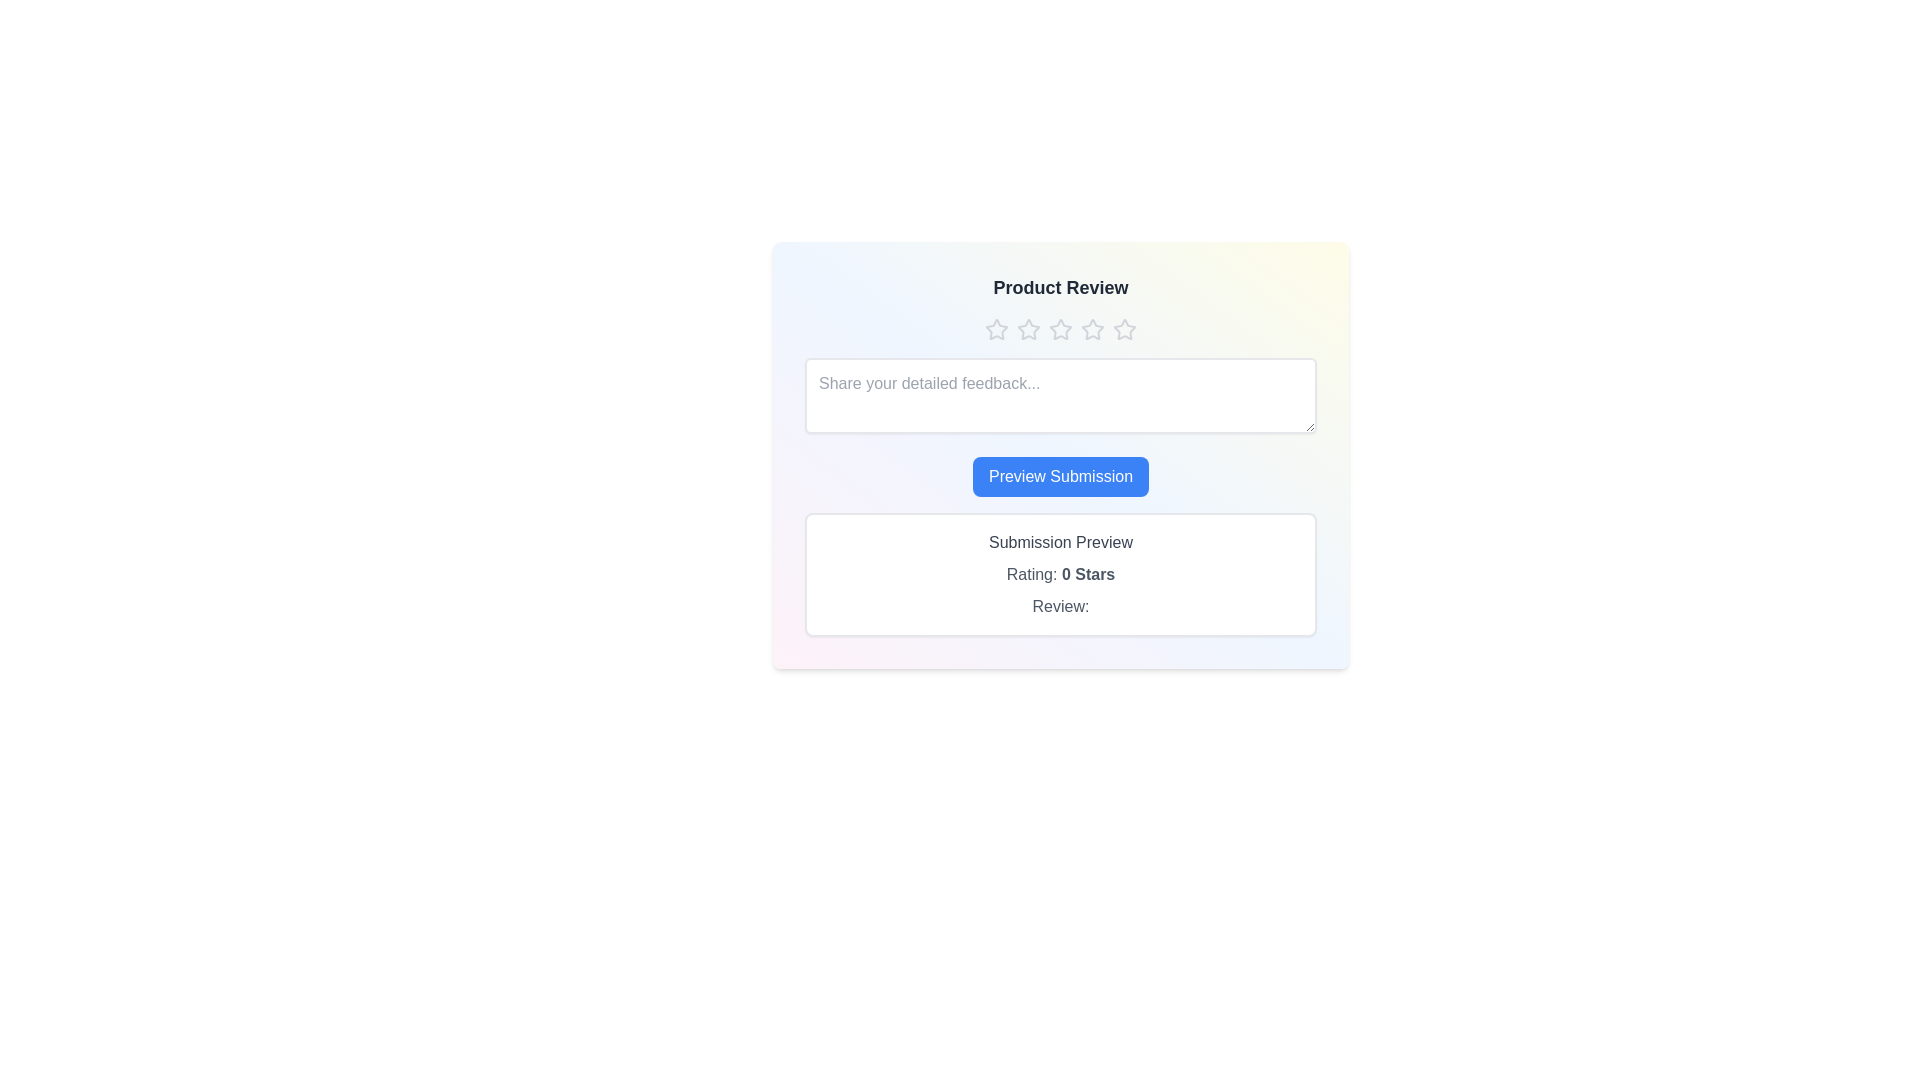 Image resolution: width=1920 pixels, height=1080 pixels. I want to click on the 'Preview Submission' button to toggle the preview visibility, so click(1059, 477).